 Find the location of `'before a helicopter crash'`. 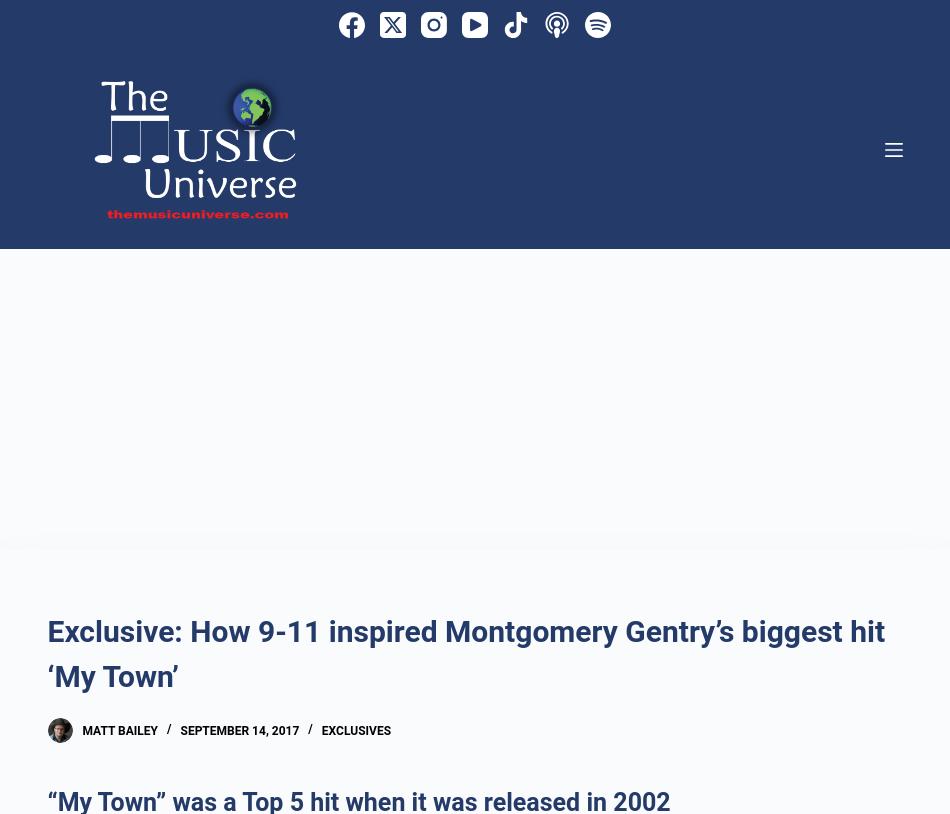

'before a helicopter crash' is located at coordinates (412, 95).